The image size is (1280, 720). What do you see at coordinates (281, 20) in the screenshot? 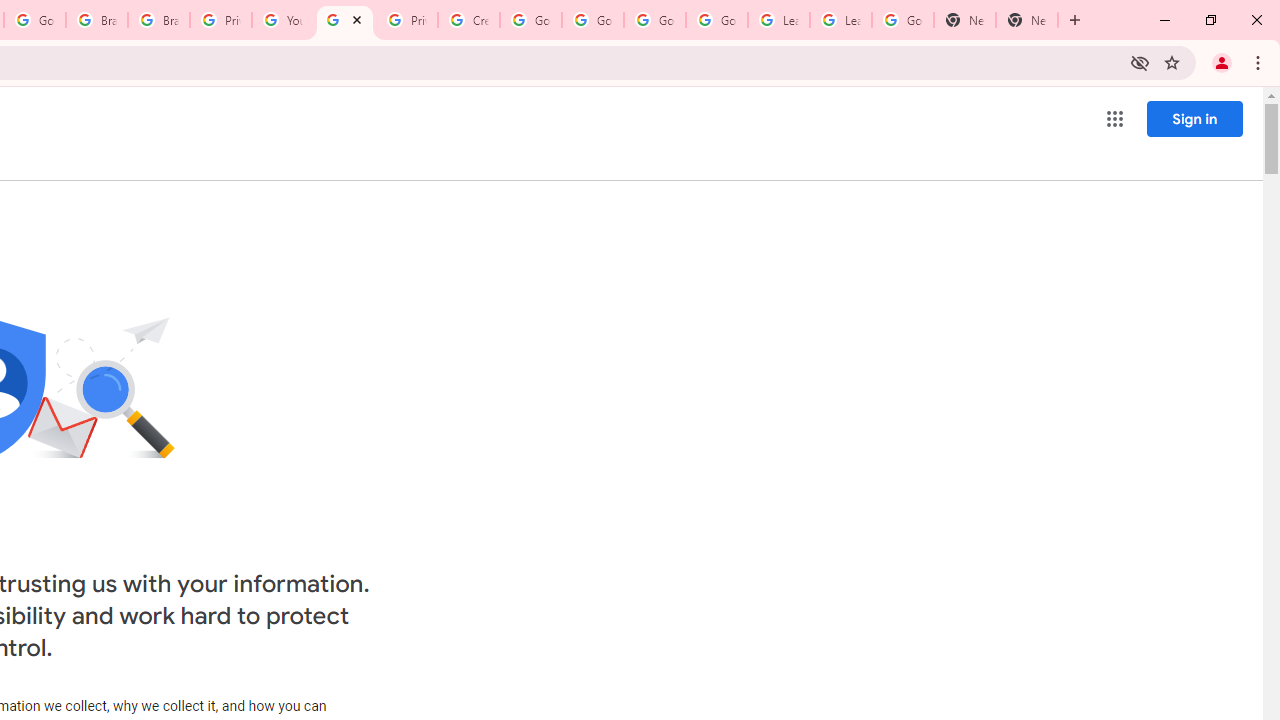
I see `'YouTube'` at bounding box center [281, 20].